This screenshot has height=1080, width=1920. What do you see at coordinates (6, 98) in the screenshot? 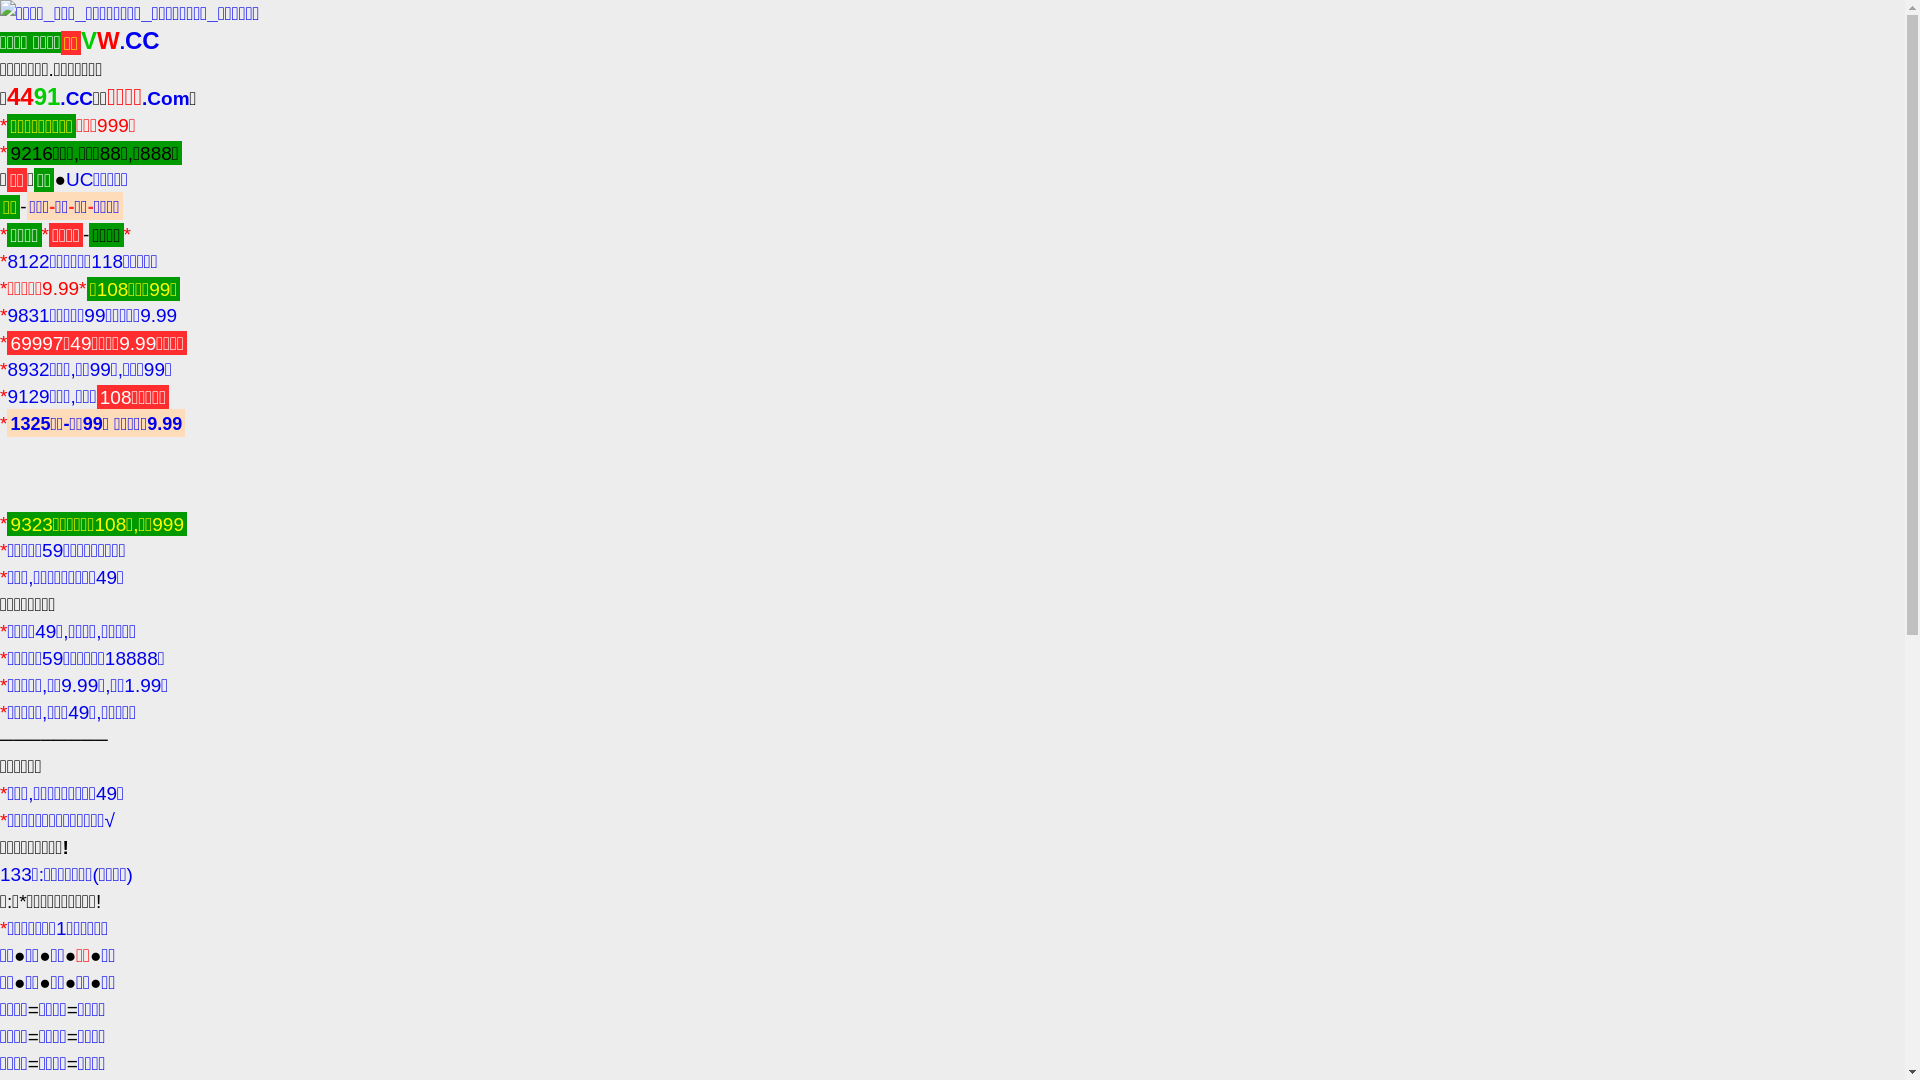
I see `'4491.CC'` at bounding box center [6, 98].